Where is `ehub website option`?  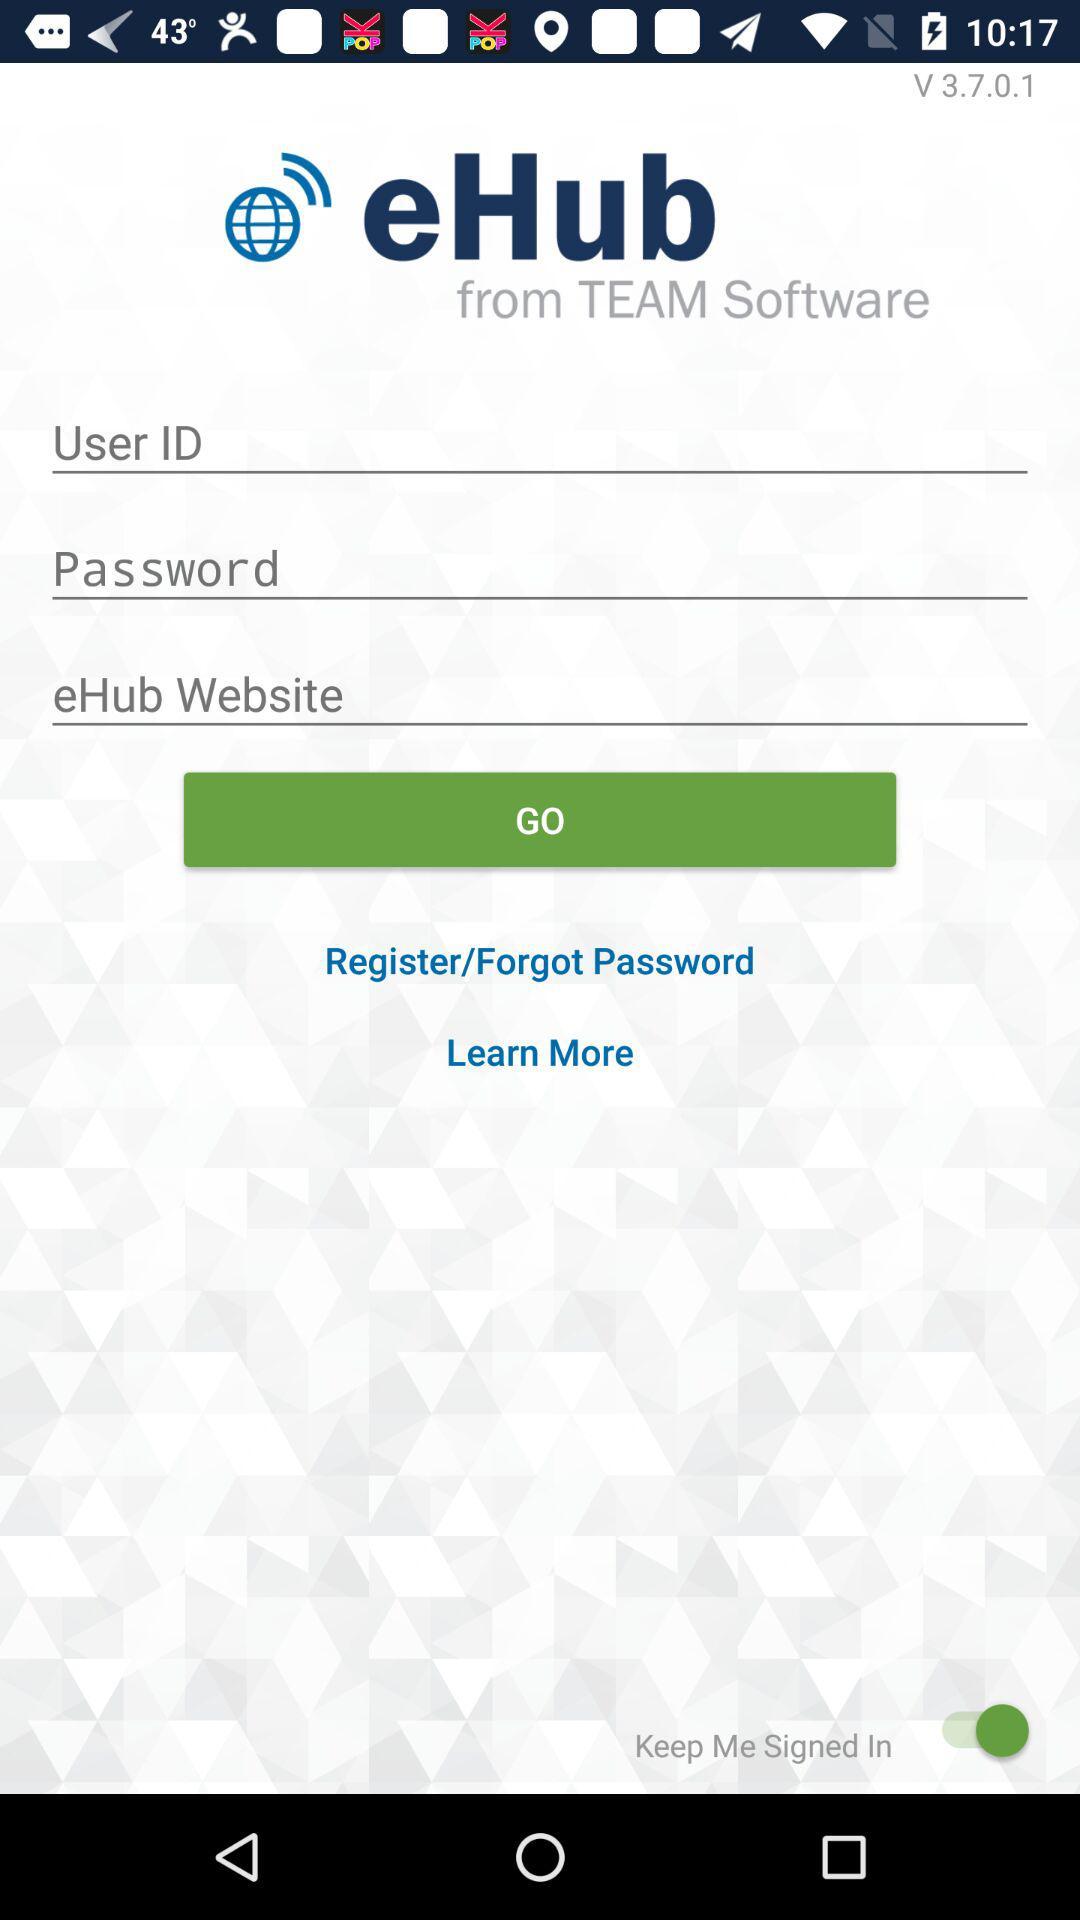 ehub website option is located at coordinates (540, 683).